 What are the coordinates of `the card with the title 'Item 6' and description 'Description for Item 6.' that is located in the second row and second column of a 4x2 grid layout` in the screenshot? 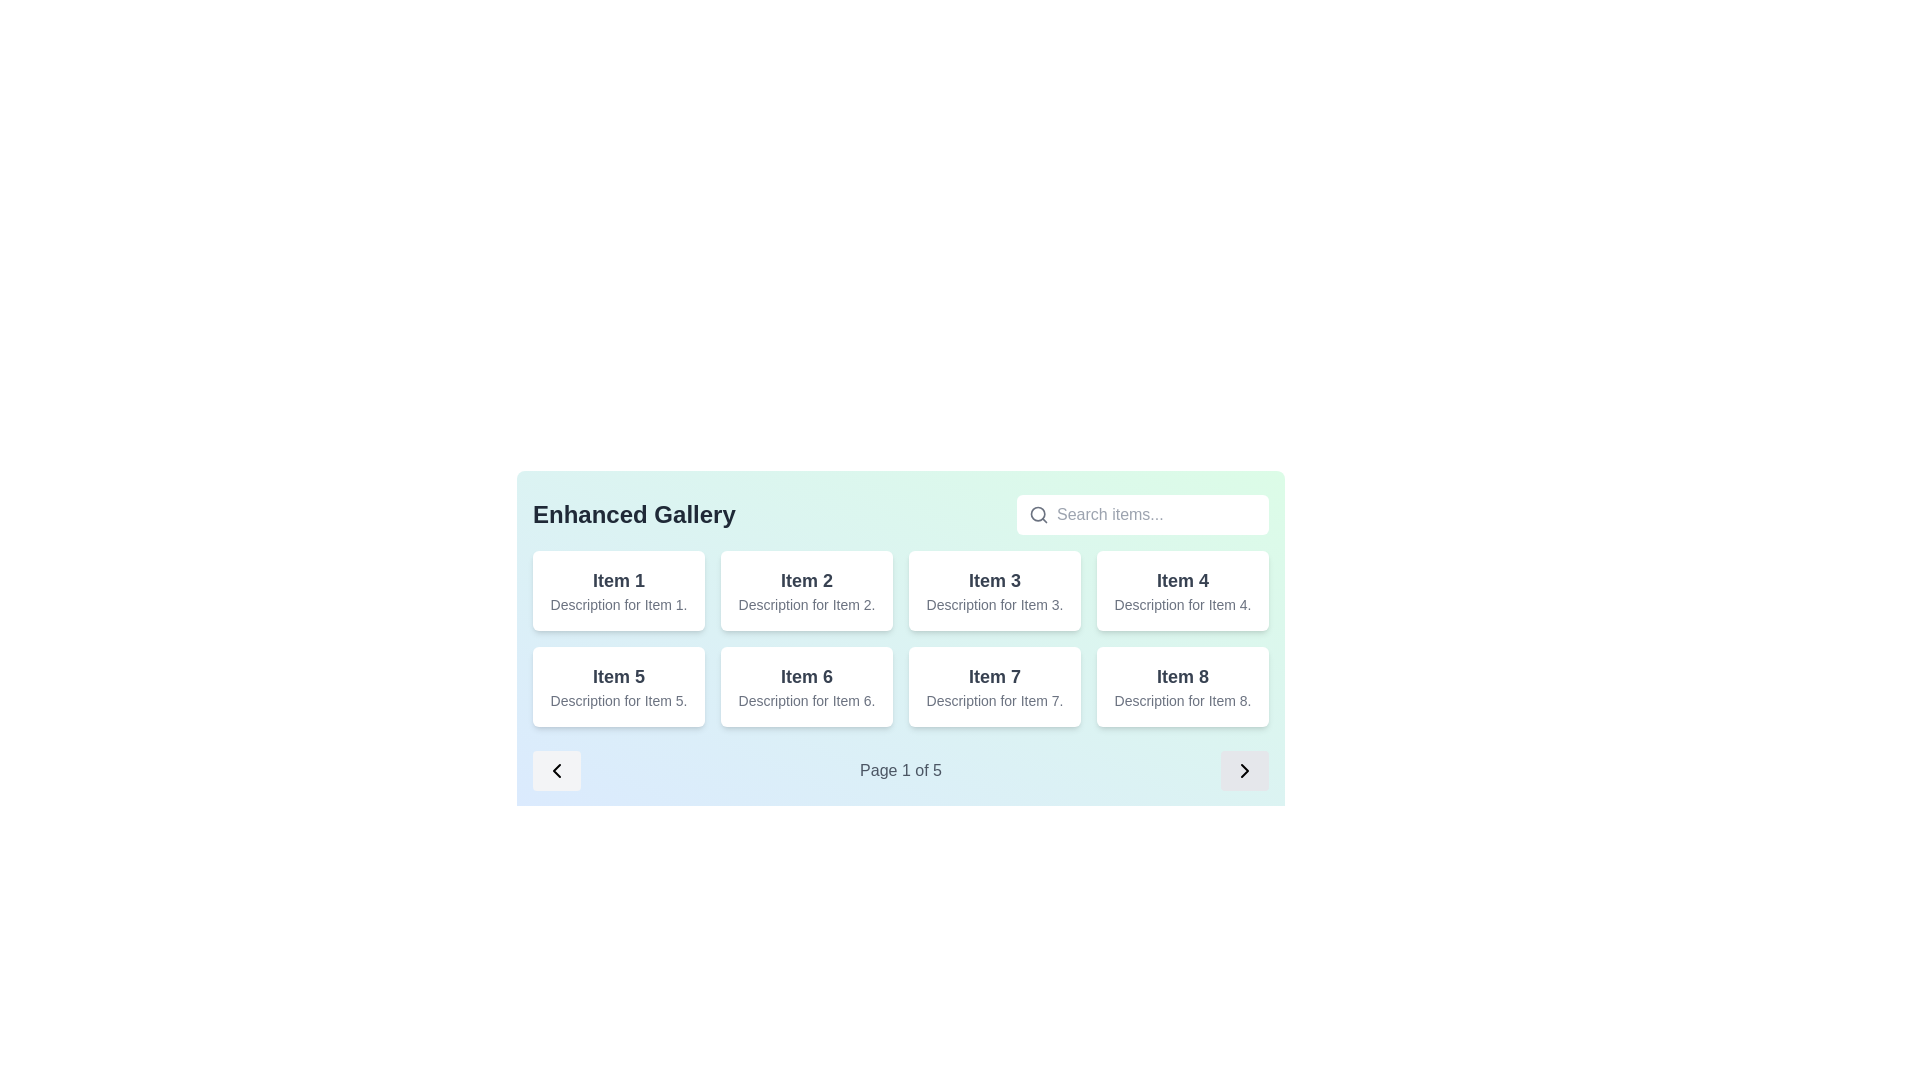 It's located at (806, 685).